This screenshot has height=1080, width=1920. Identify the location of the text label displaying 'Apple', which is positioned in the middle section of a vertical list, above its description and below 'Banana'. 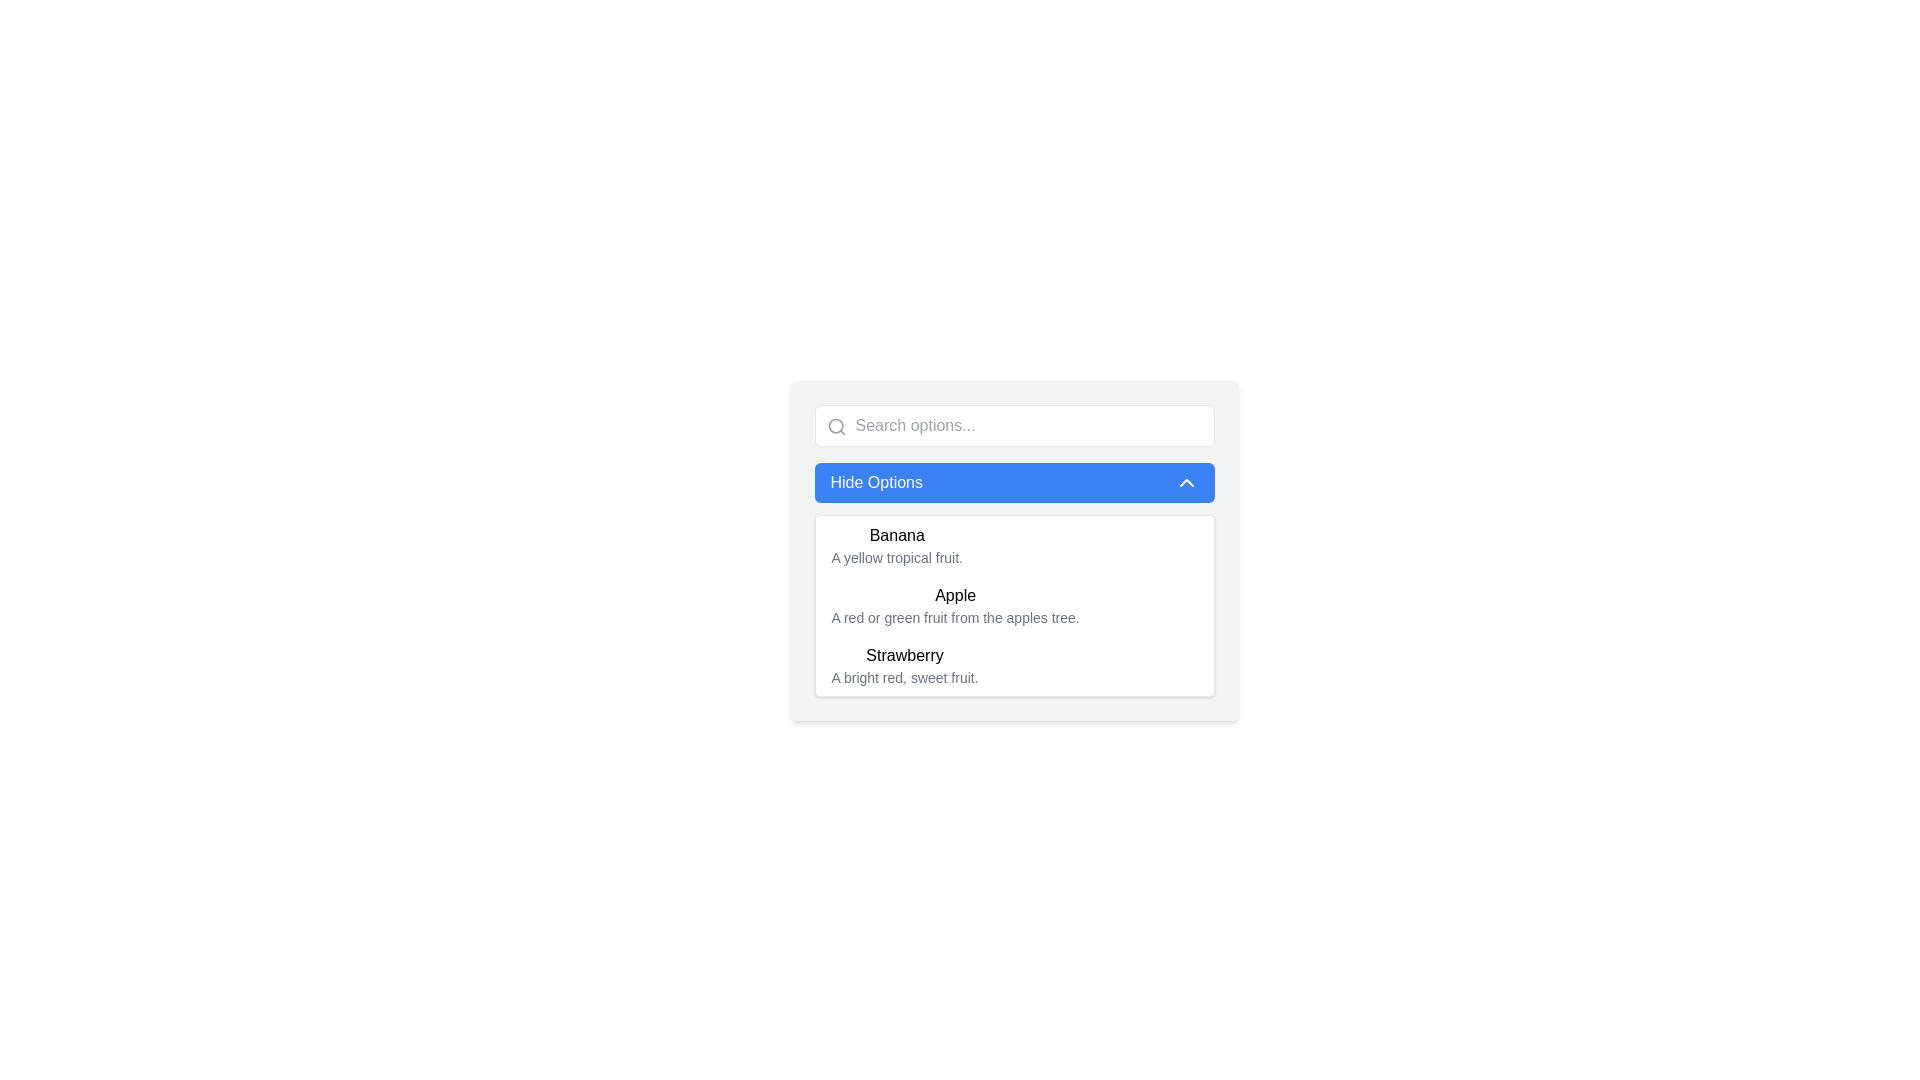
(954, 595).